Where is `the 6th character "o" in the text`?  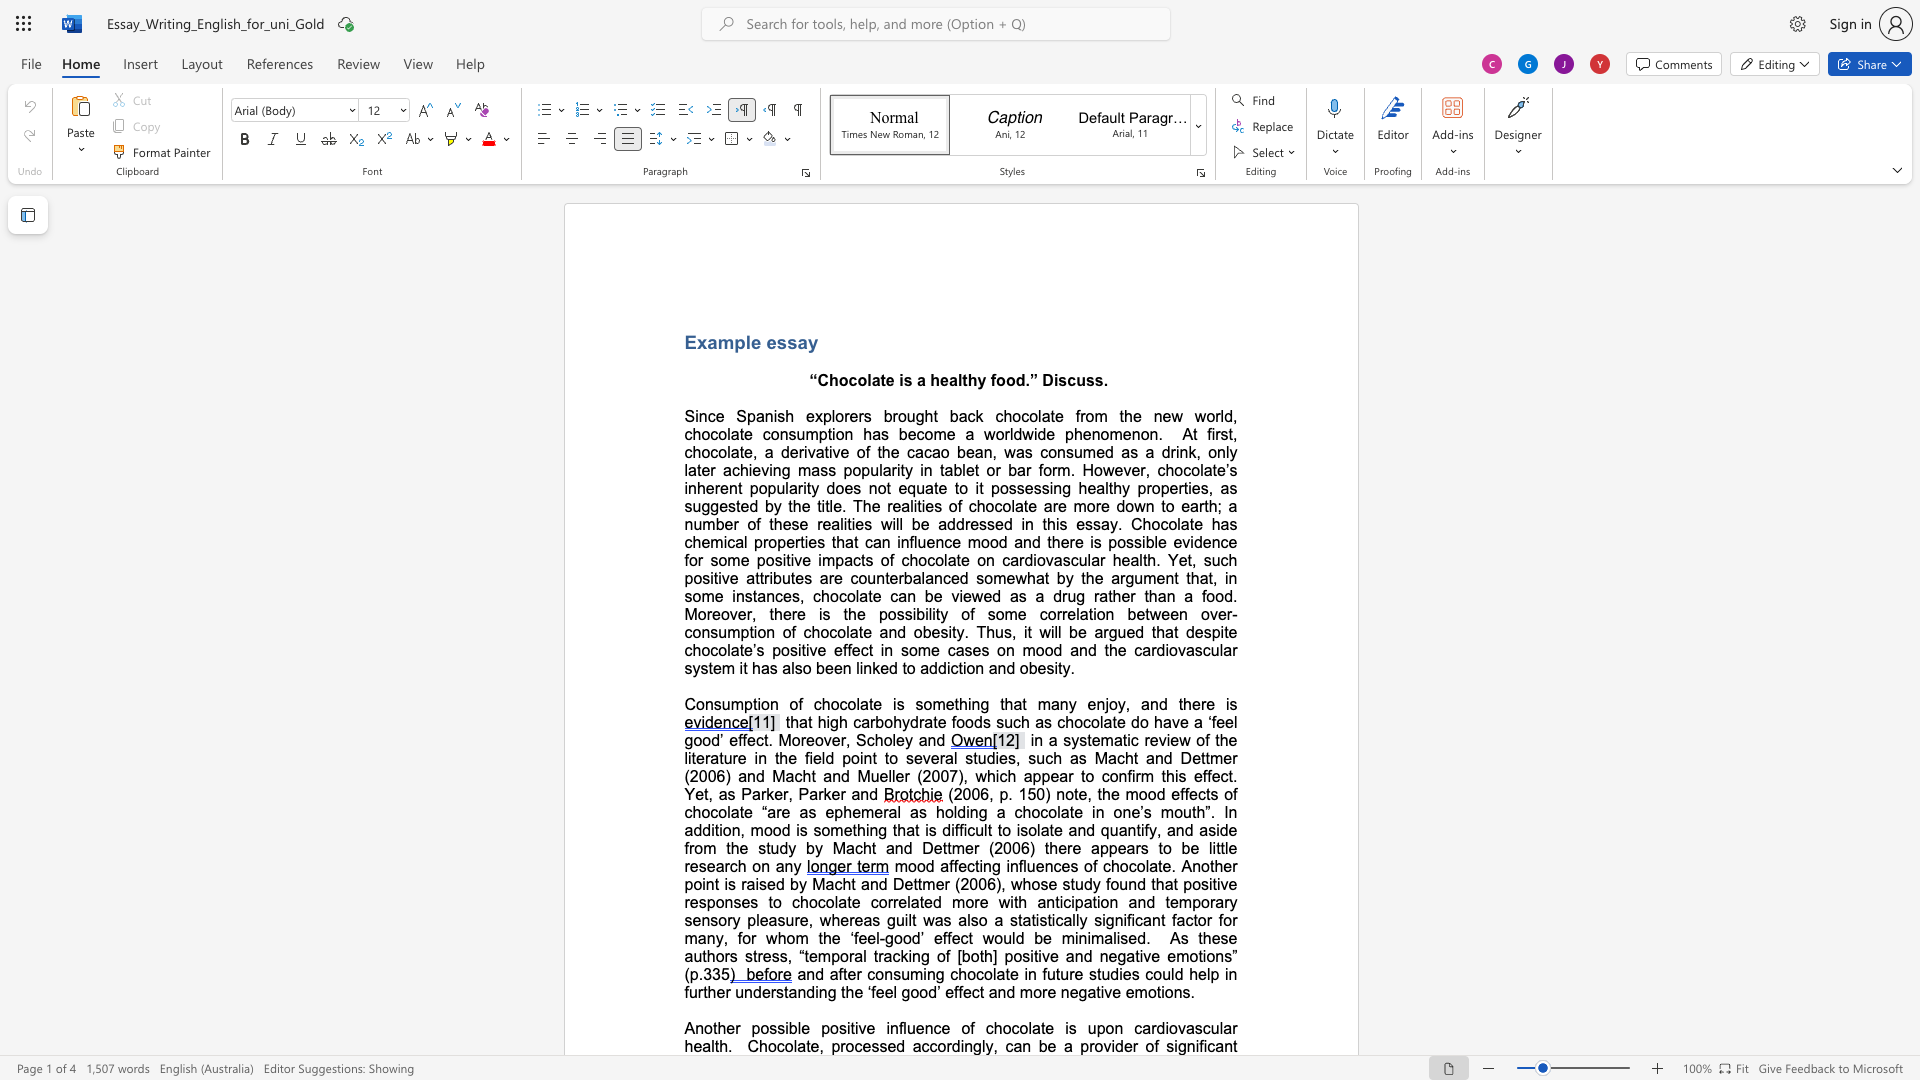
the 6th character "o" in the text is located at coordinates (926, 703).